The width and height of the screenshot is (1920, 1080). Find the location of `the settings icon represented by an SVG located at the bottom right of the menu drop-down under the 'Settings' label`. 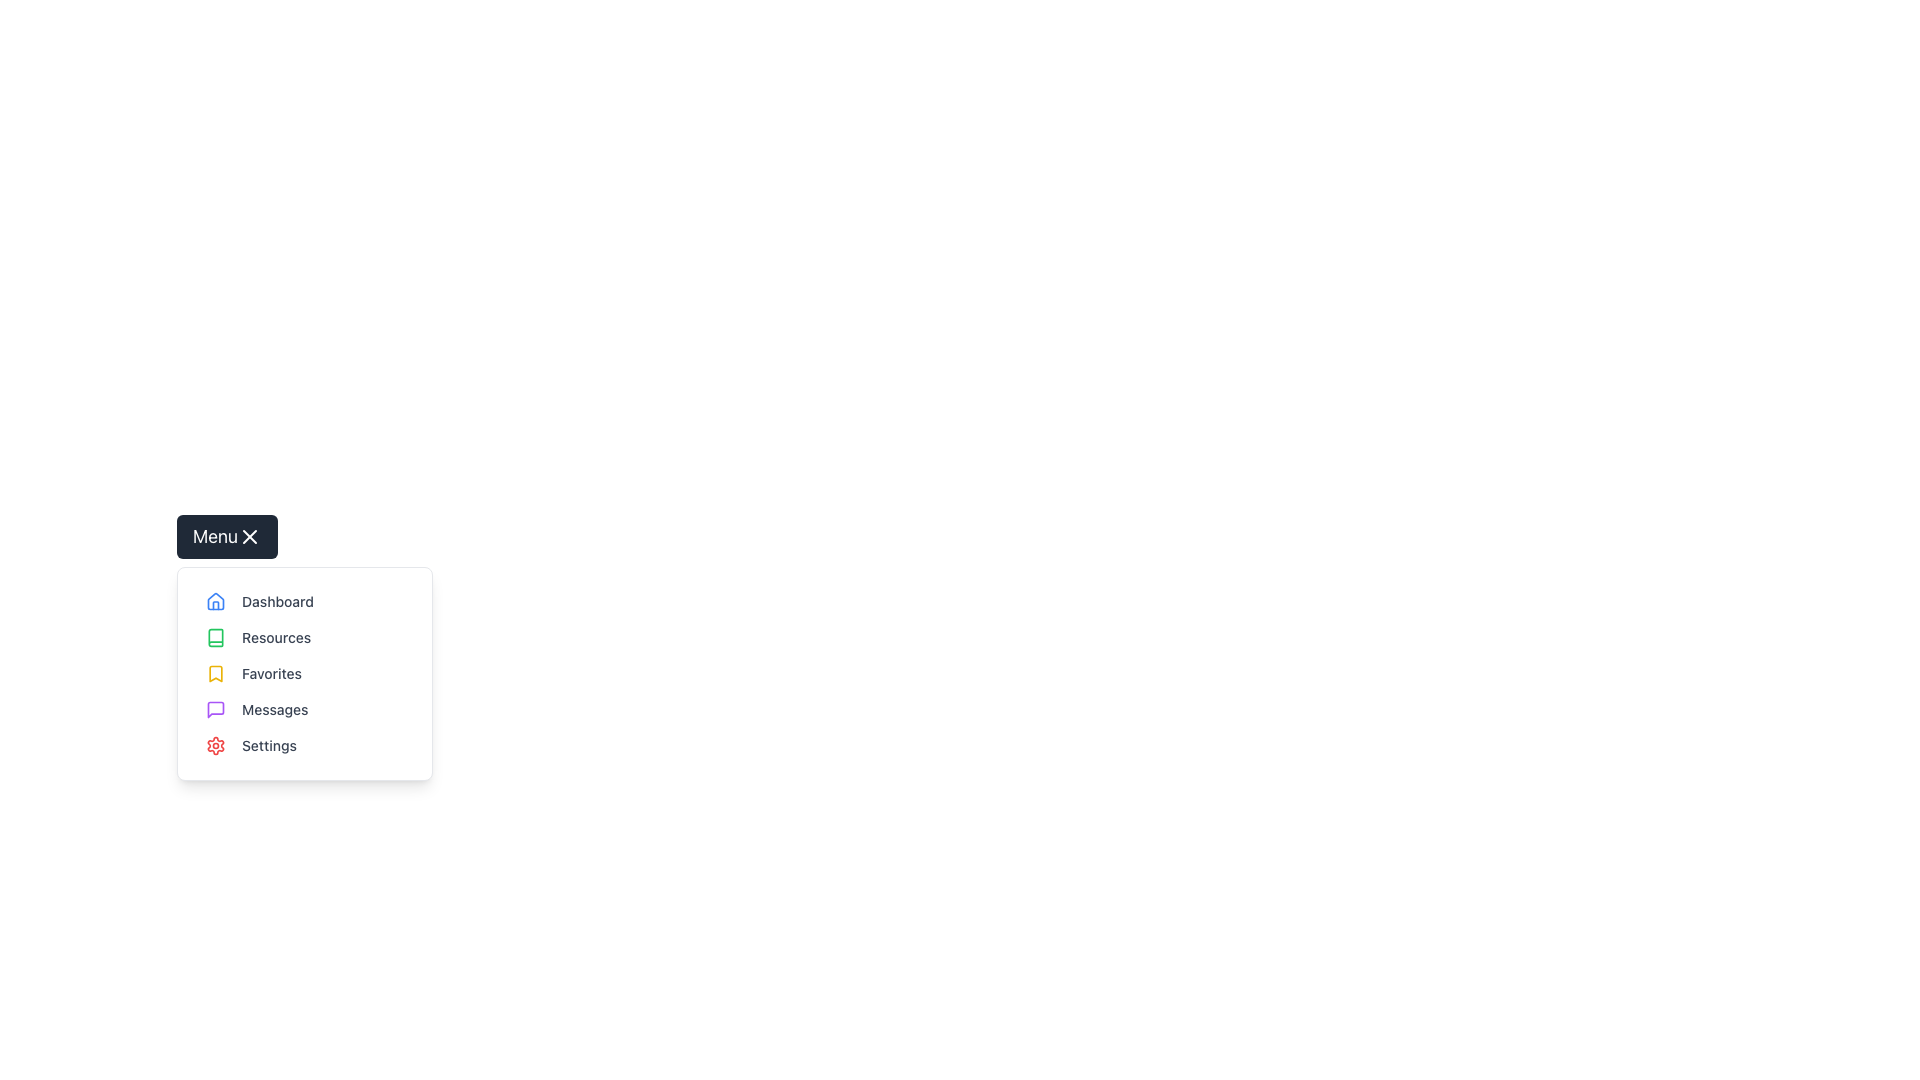

the settings icon represented by an SVG located at the bottom right of the menu drop-down under the 'Settings' label is located at coordinates (216, 745).